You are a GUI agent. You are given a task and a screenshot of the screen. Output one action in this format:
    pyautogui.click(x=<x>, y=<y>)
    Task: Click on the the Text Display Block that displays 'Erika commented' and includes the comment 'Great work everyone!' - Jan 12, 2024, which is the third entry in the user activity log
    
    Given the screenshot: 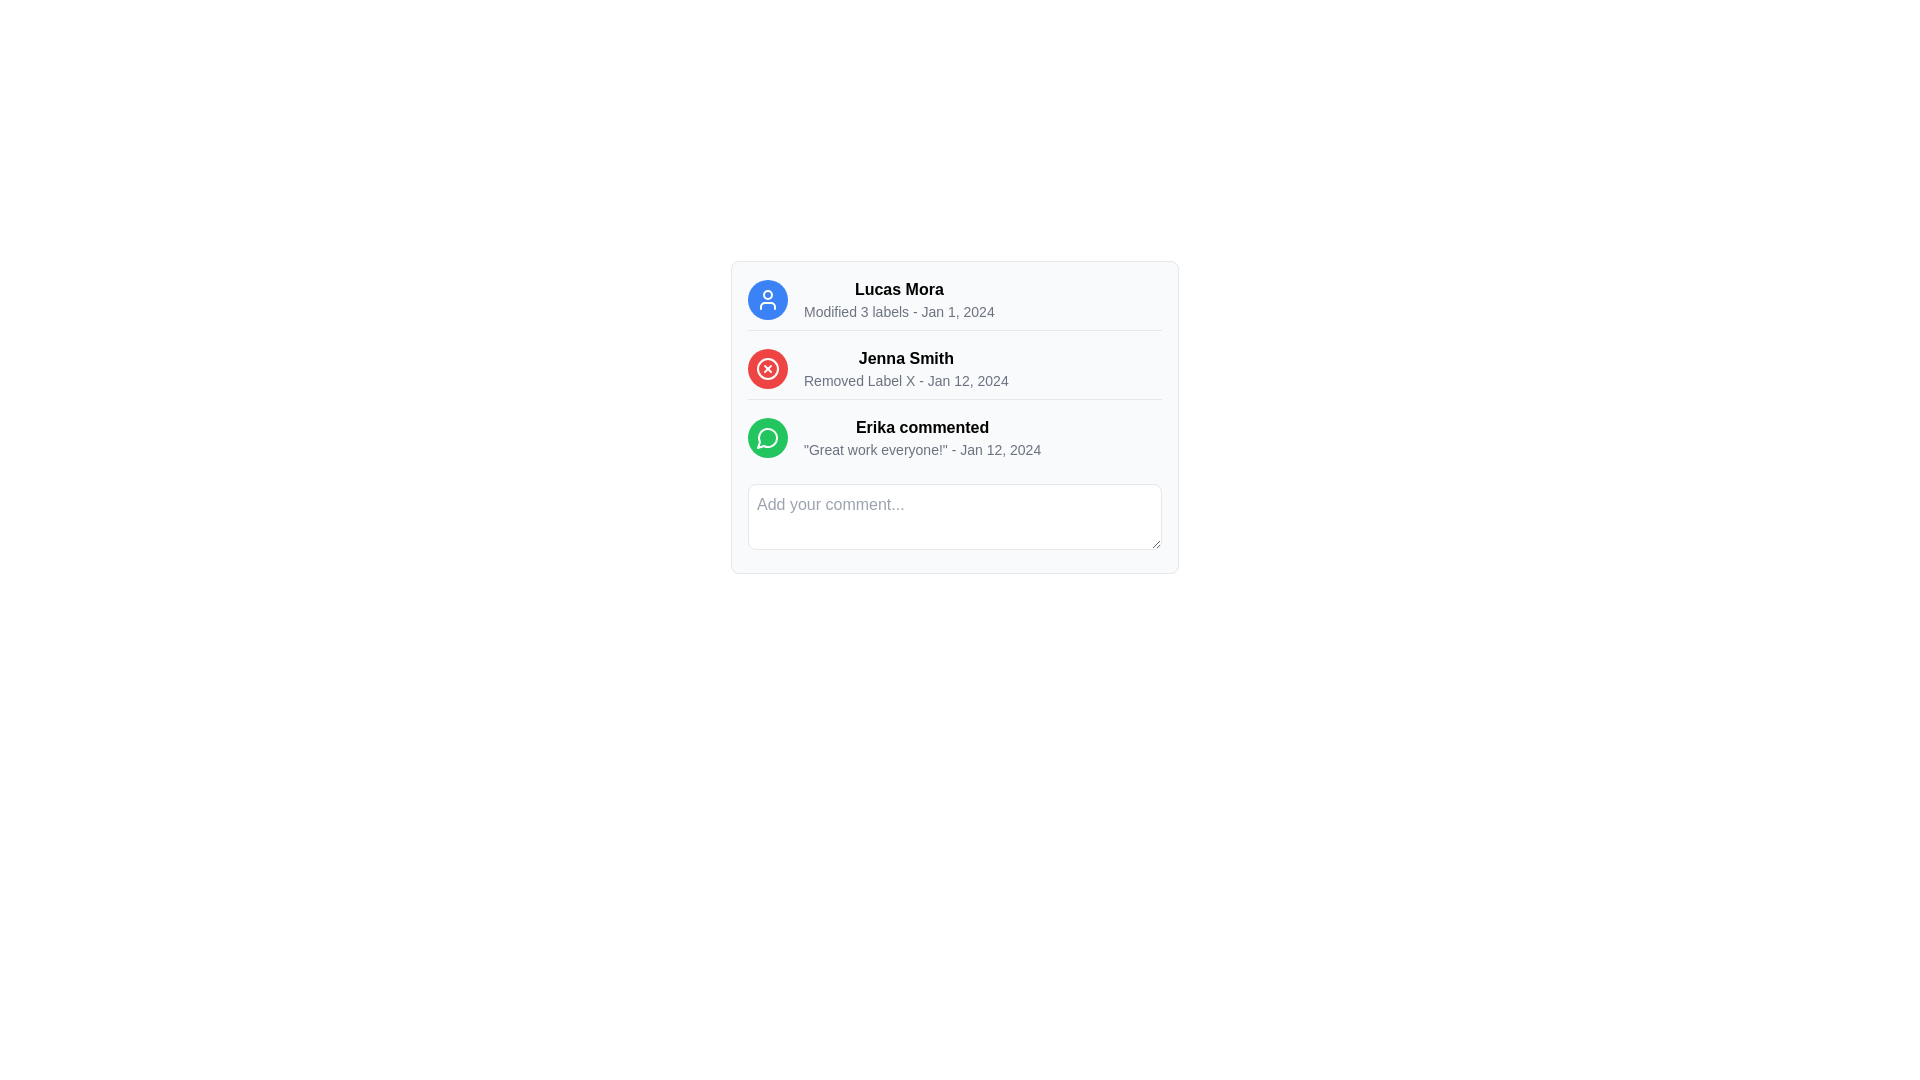 What is the action you would take?
    pyautogui.click(x=921, y=437)
    